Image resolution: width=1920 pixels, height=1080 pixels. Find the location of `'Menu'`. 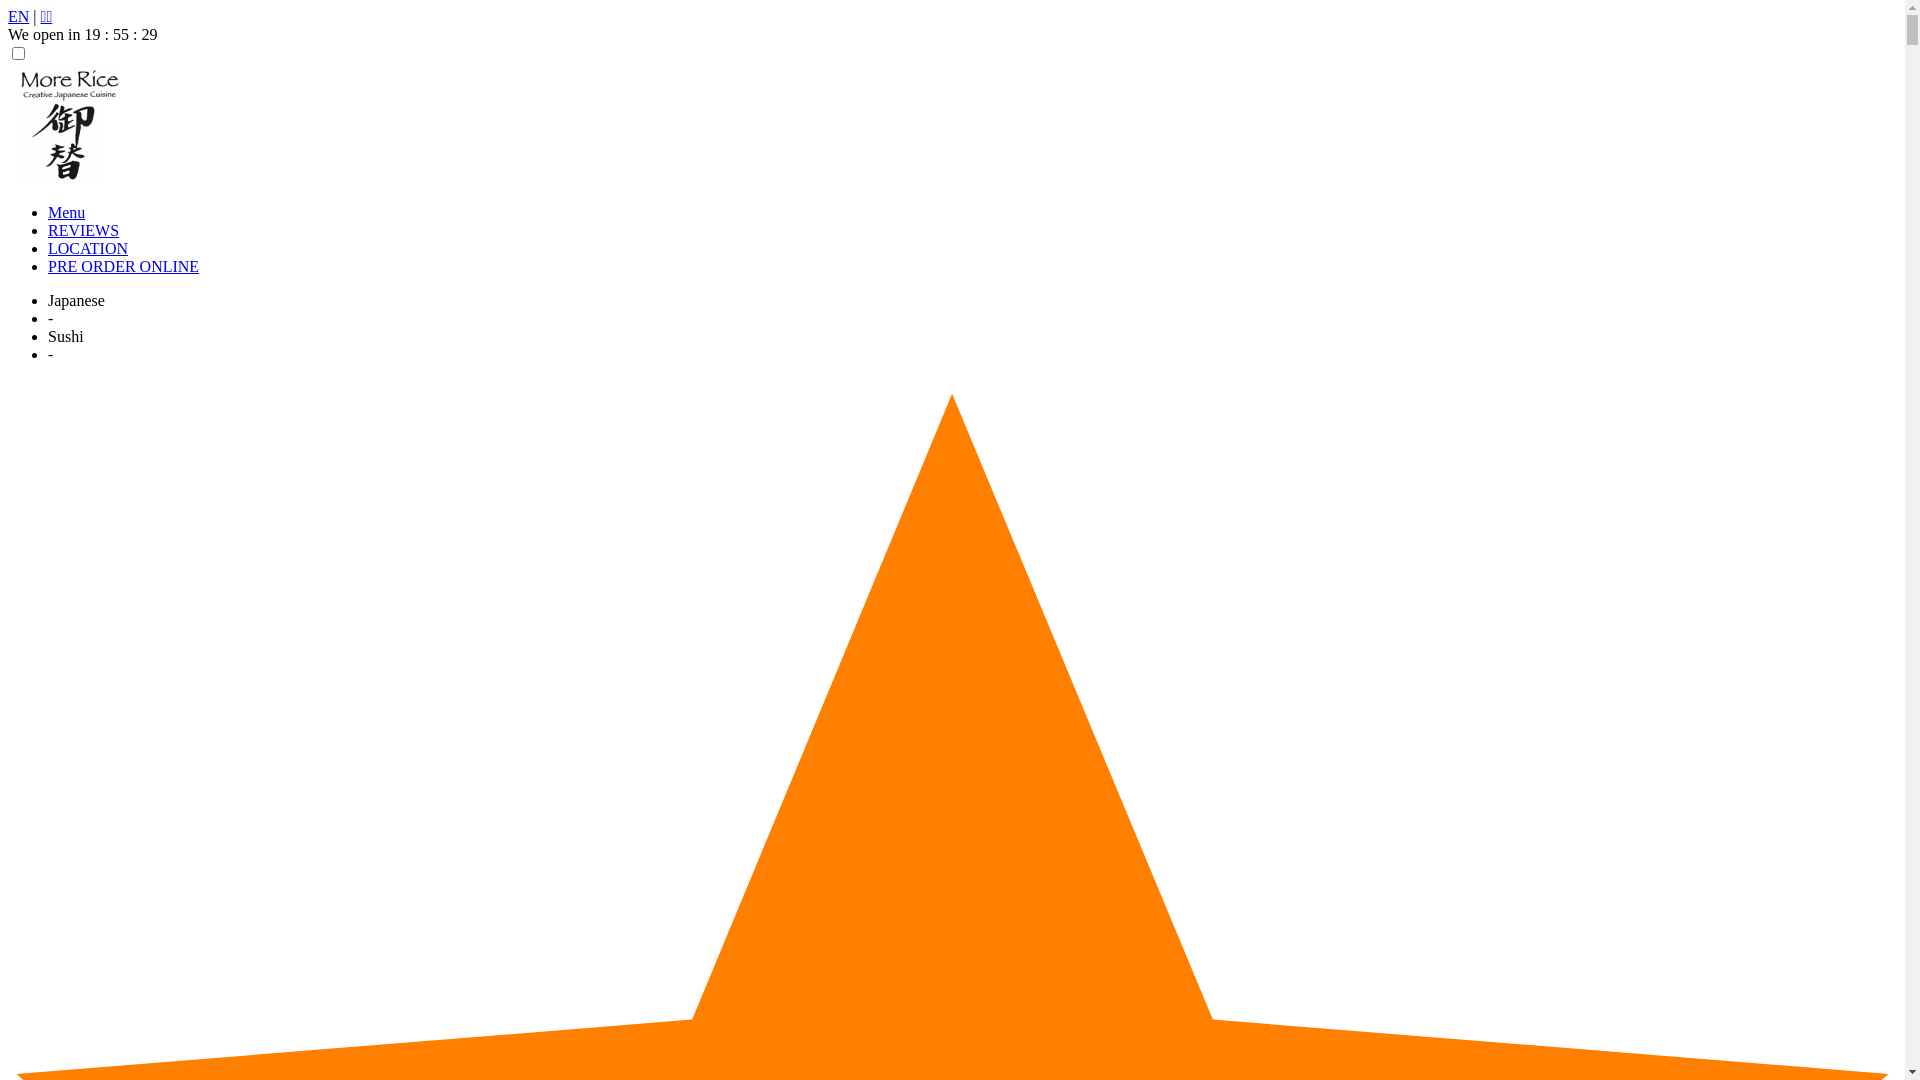

'Menu' is located at coordinates (66, 212).